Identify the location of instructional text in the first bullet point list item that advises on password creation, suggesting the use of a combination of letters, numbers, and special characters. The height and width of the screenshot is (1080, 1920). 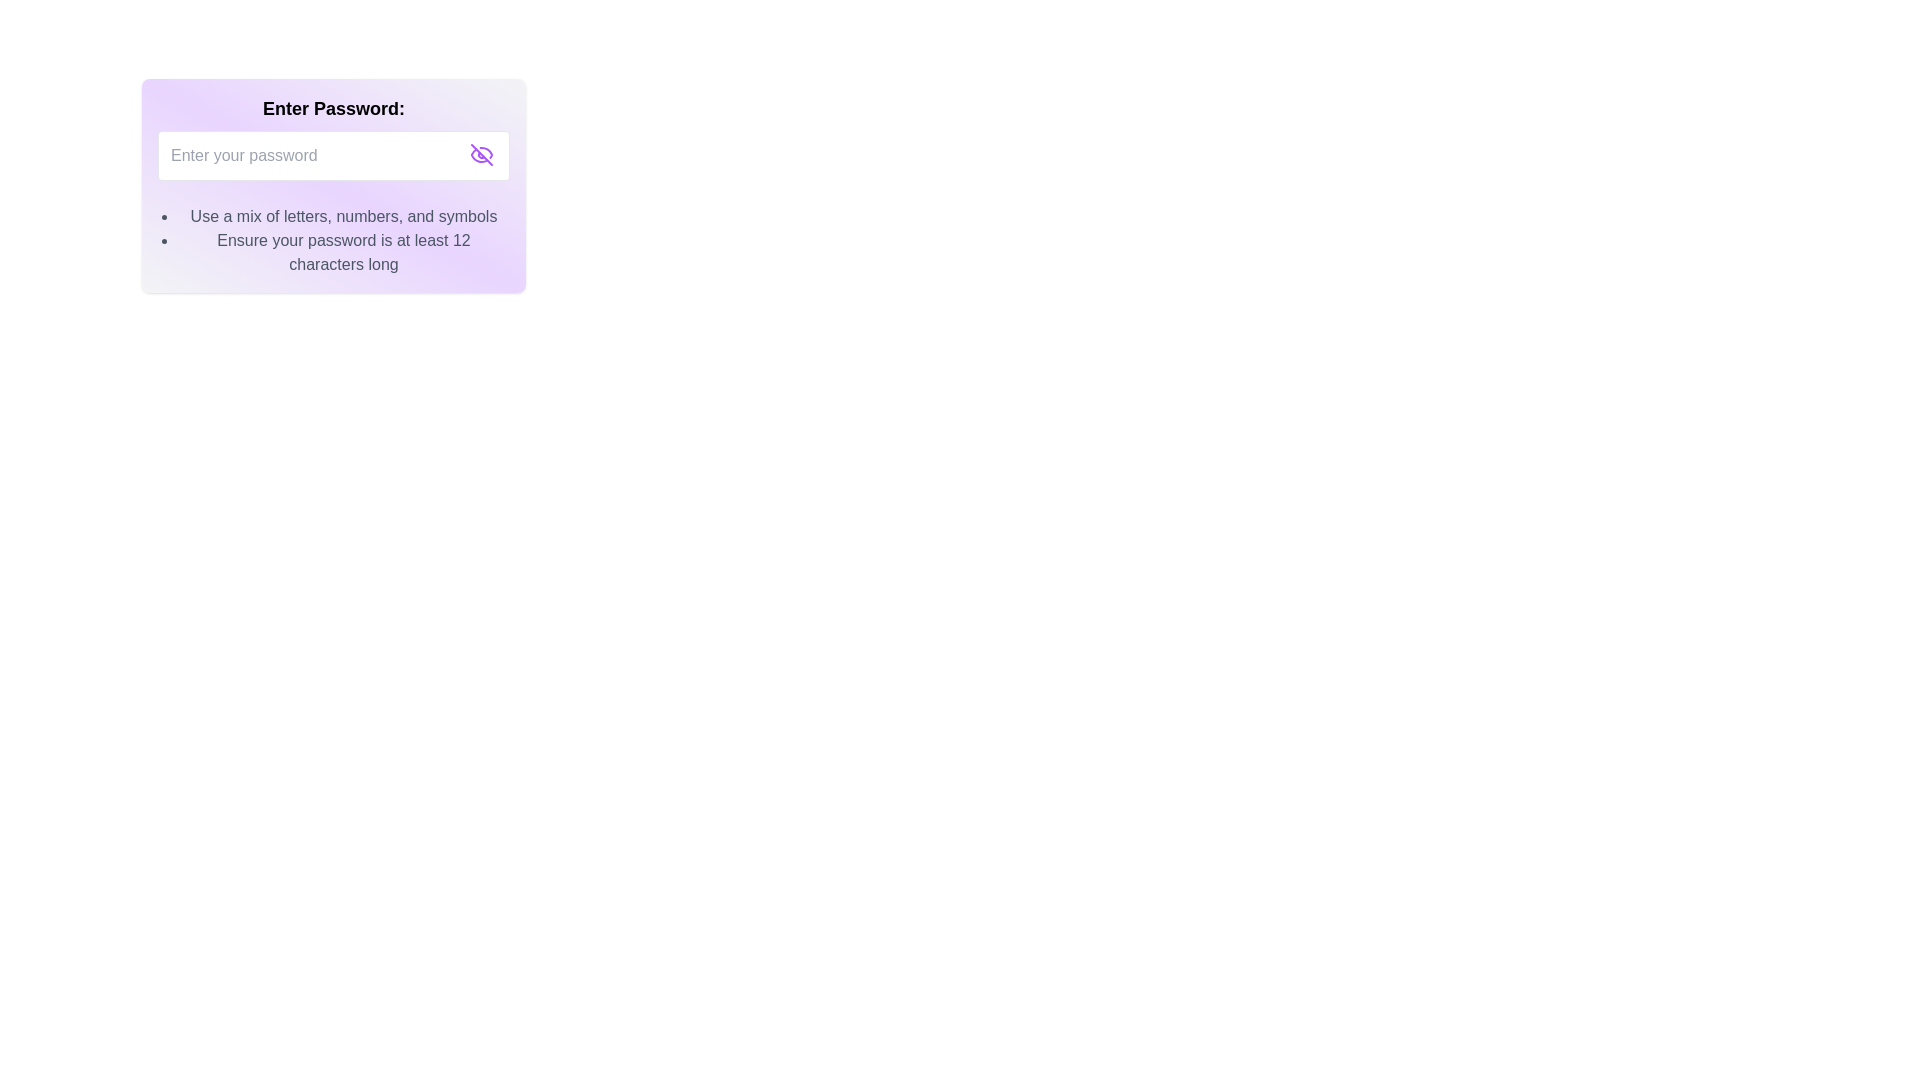
(344, 216).